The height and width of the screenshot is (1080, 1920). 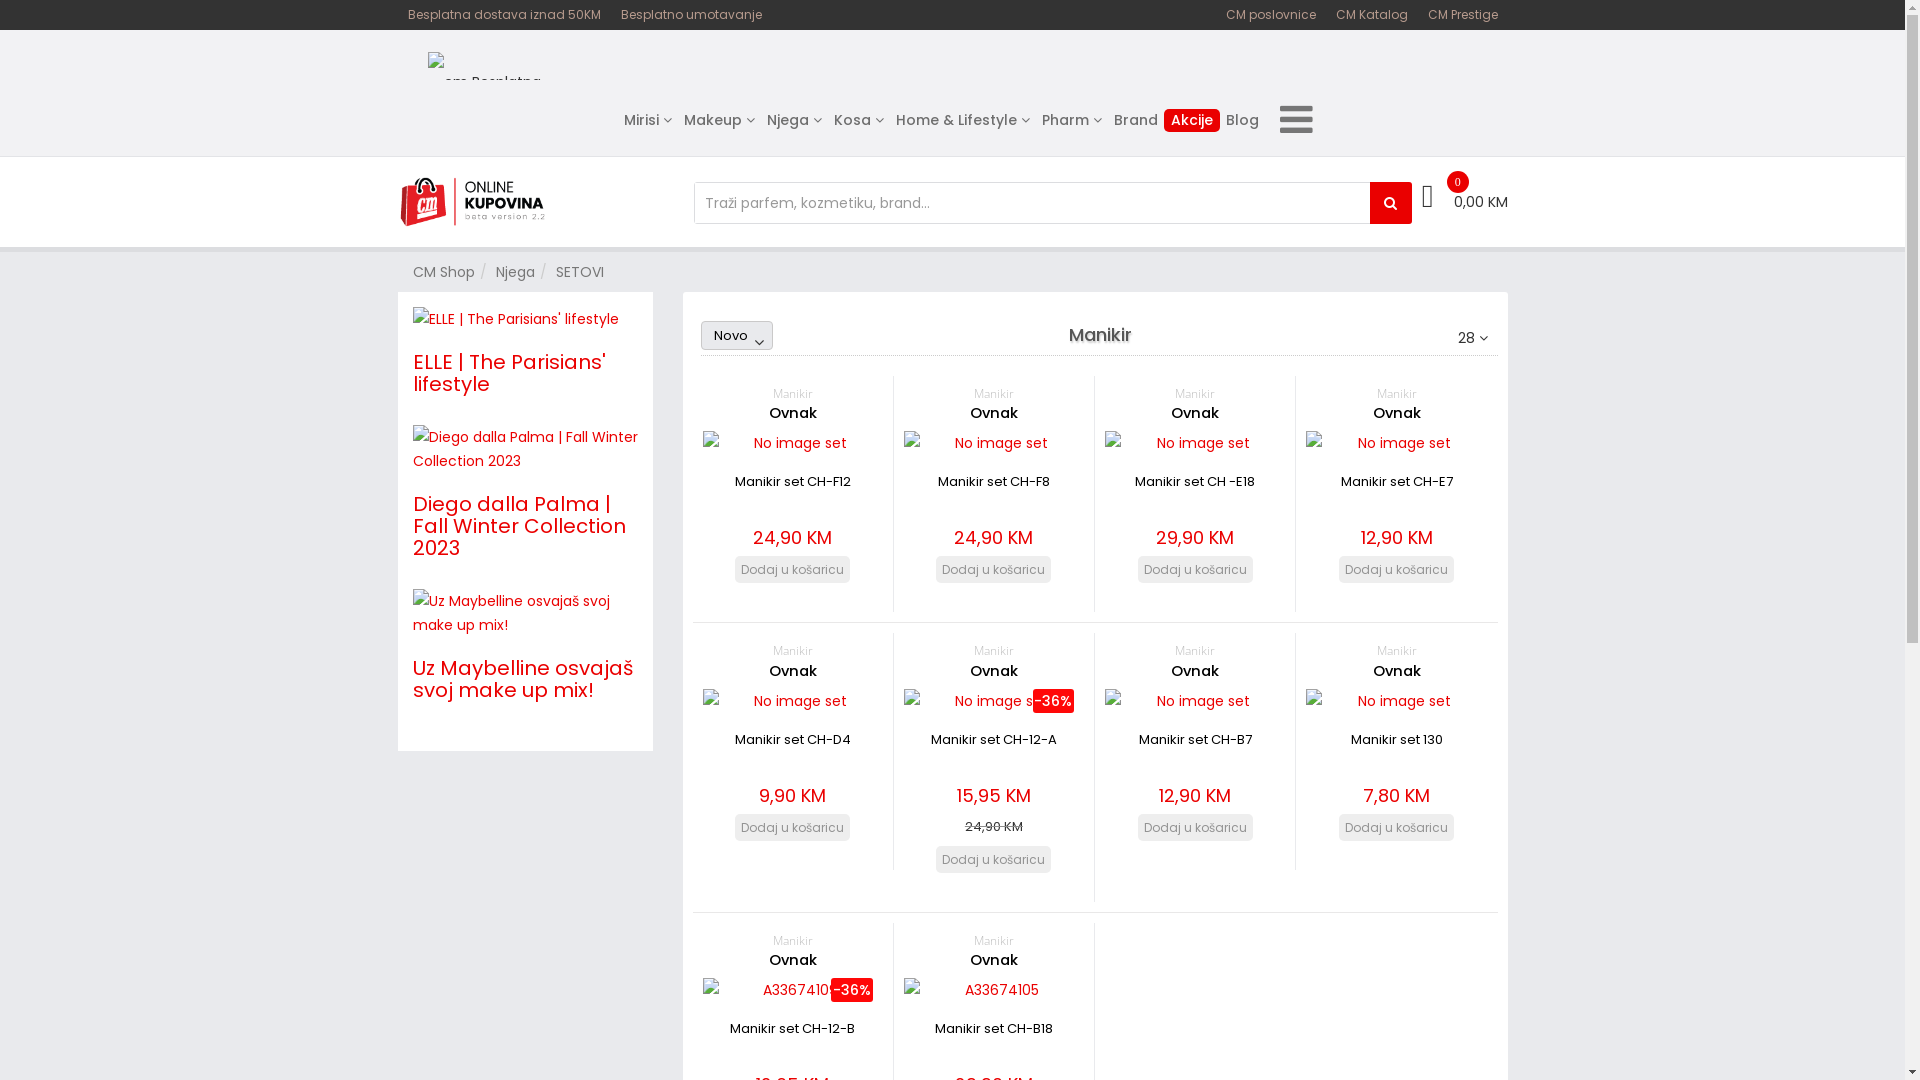 What do you see at coordinates (556, 272) in the screenshot?
I see `'SETOVI'` at bounding box center [556, 272].